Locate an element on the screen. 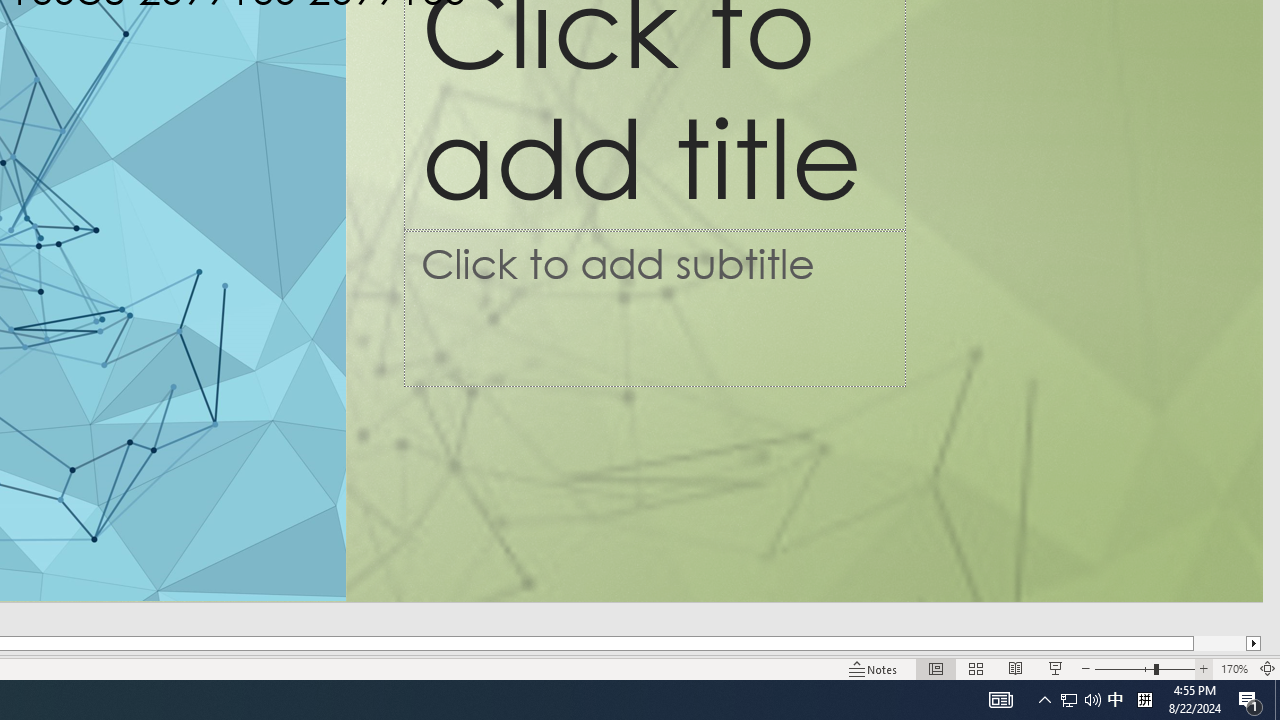 The image size is (1280, 720). 'Zoom 170%' is located at coordinates (1233, 669).